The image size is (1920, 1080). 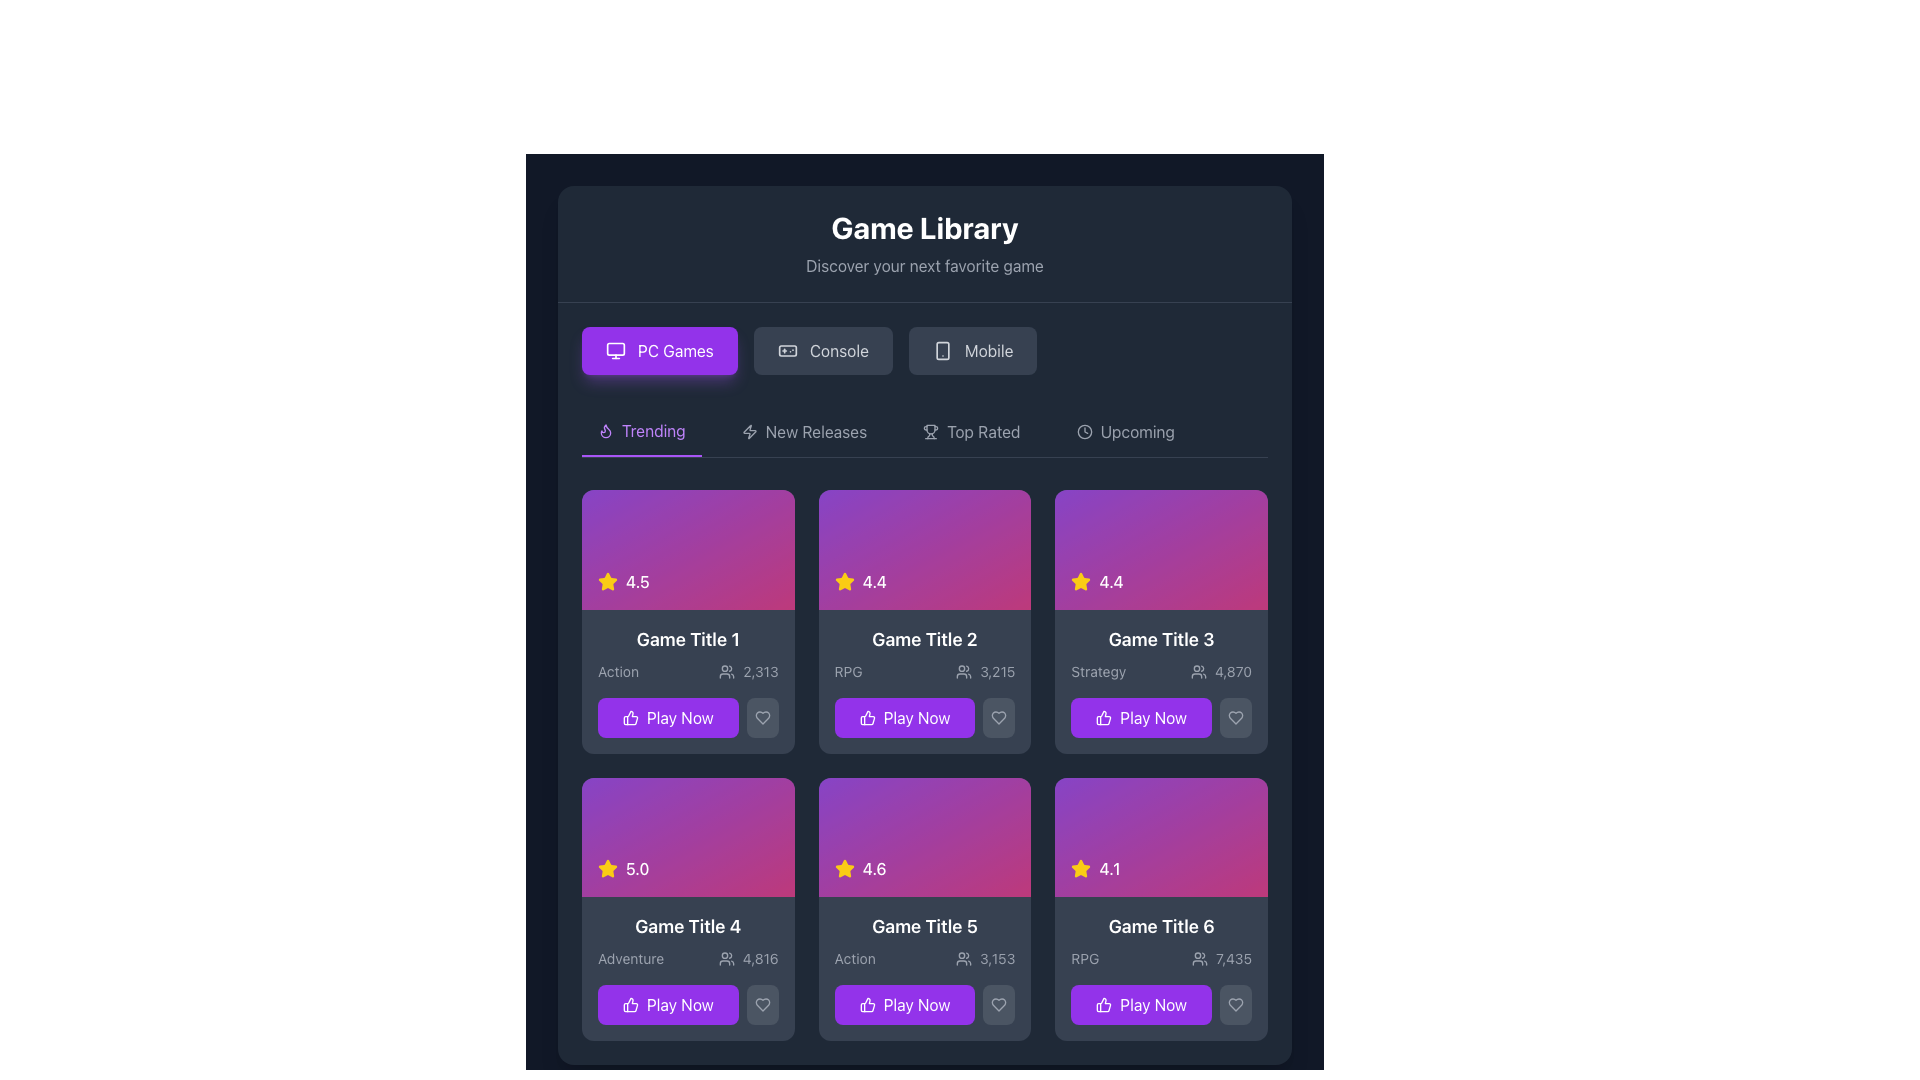 I want to click on the yellow star icon representing the rating in the second card of the first row in the game grid, so click(x=844, y=581).